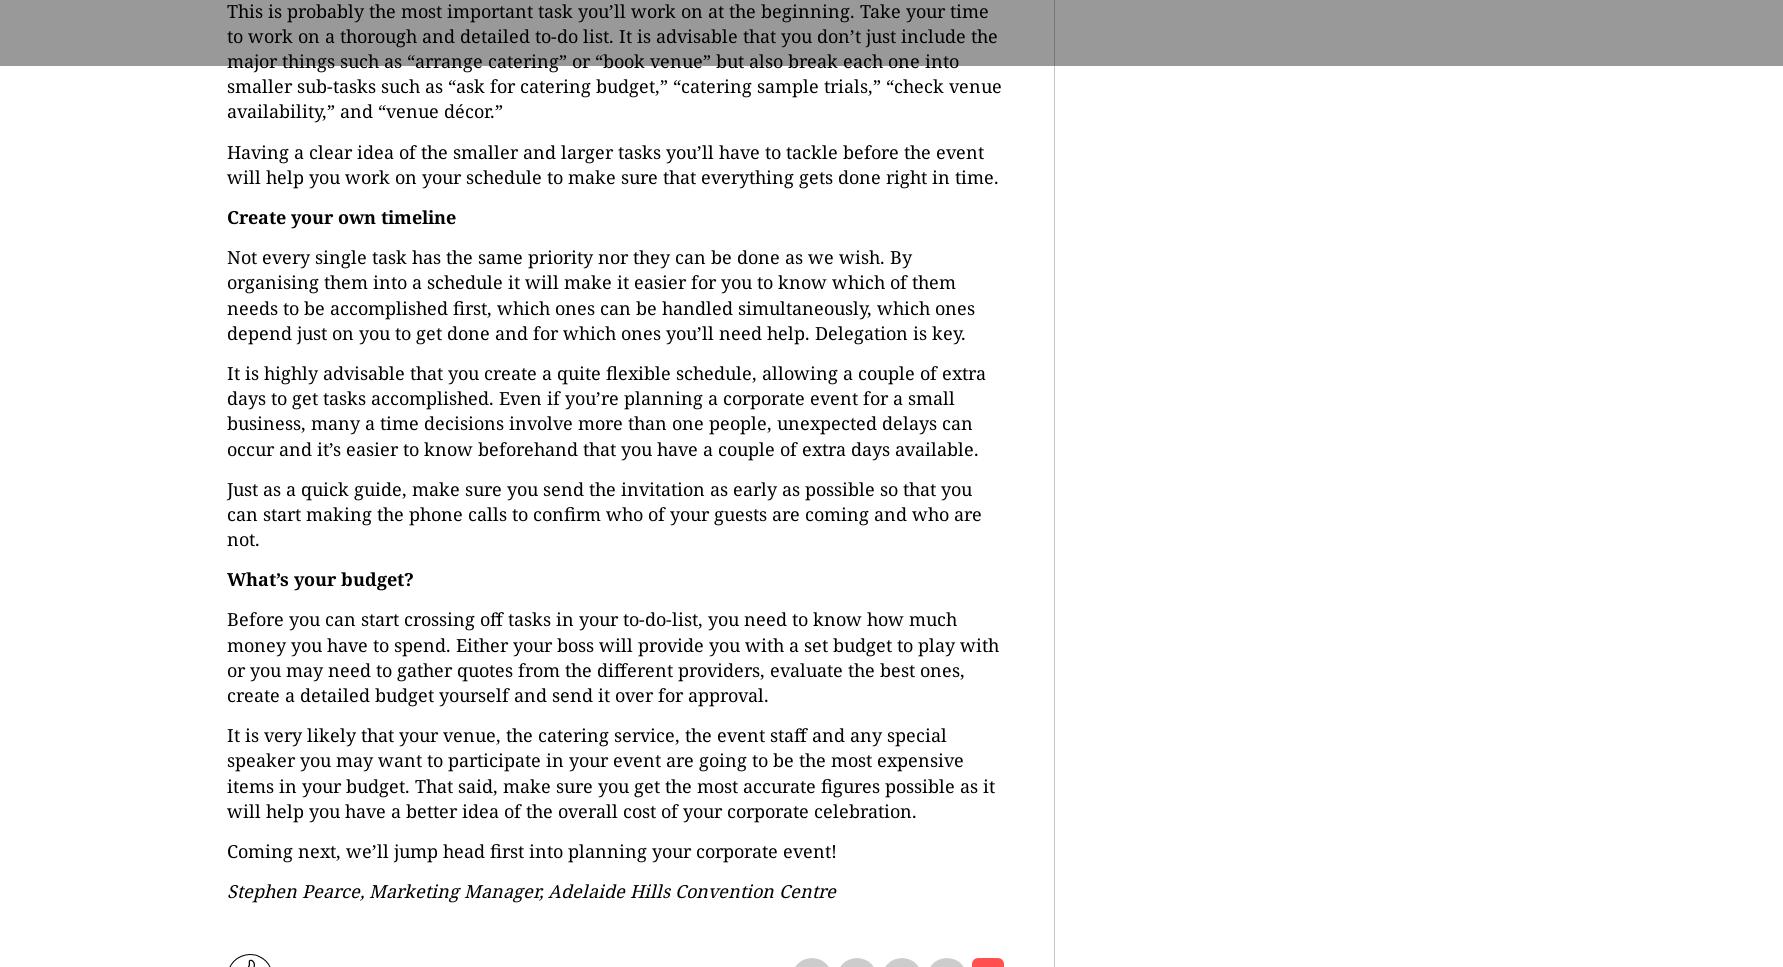 Image resolution: width=1783 pixels, height=967 pixels. I want to click on 'Create your own timeline', so click(339, 215).